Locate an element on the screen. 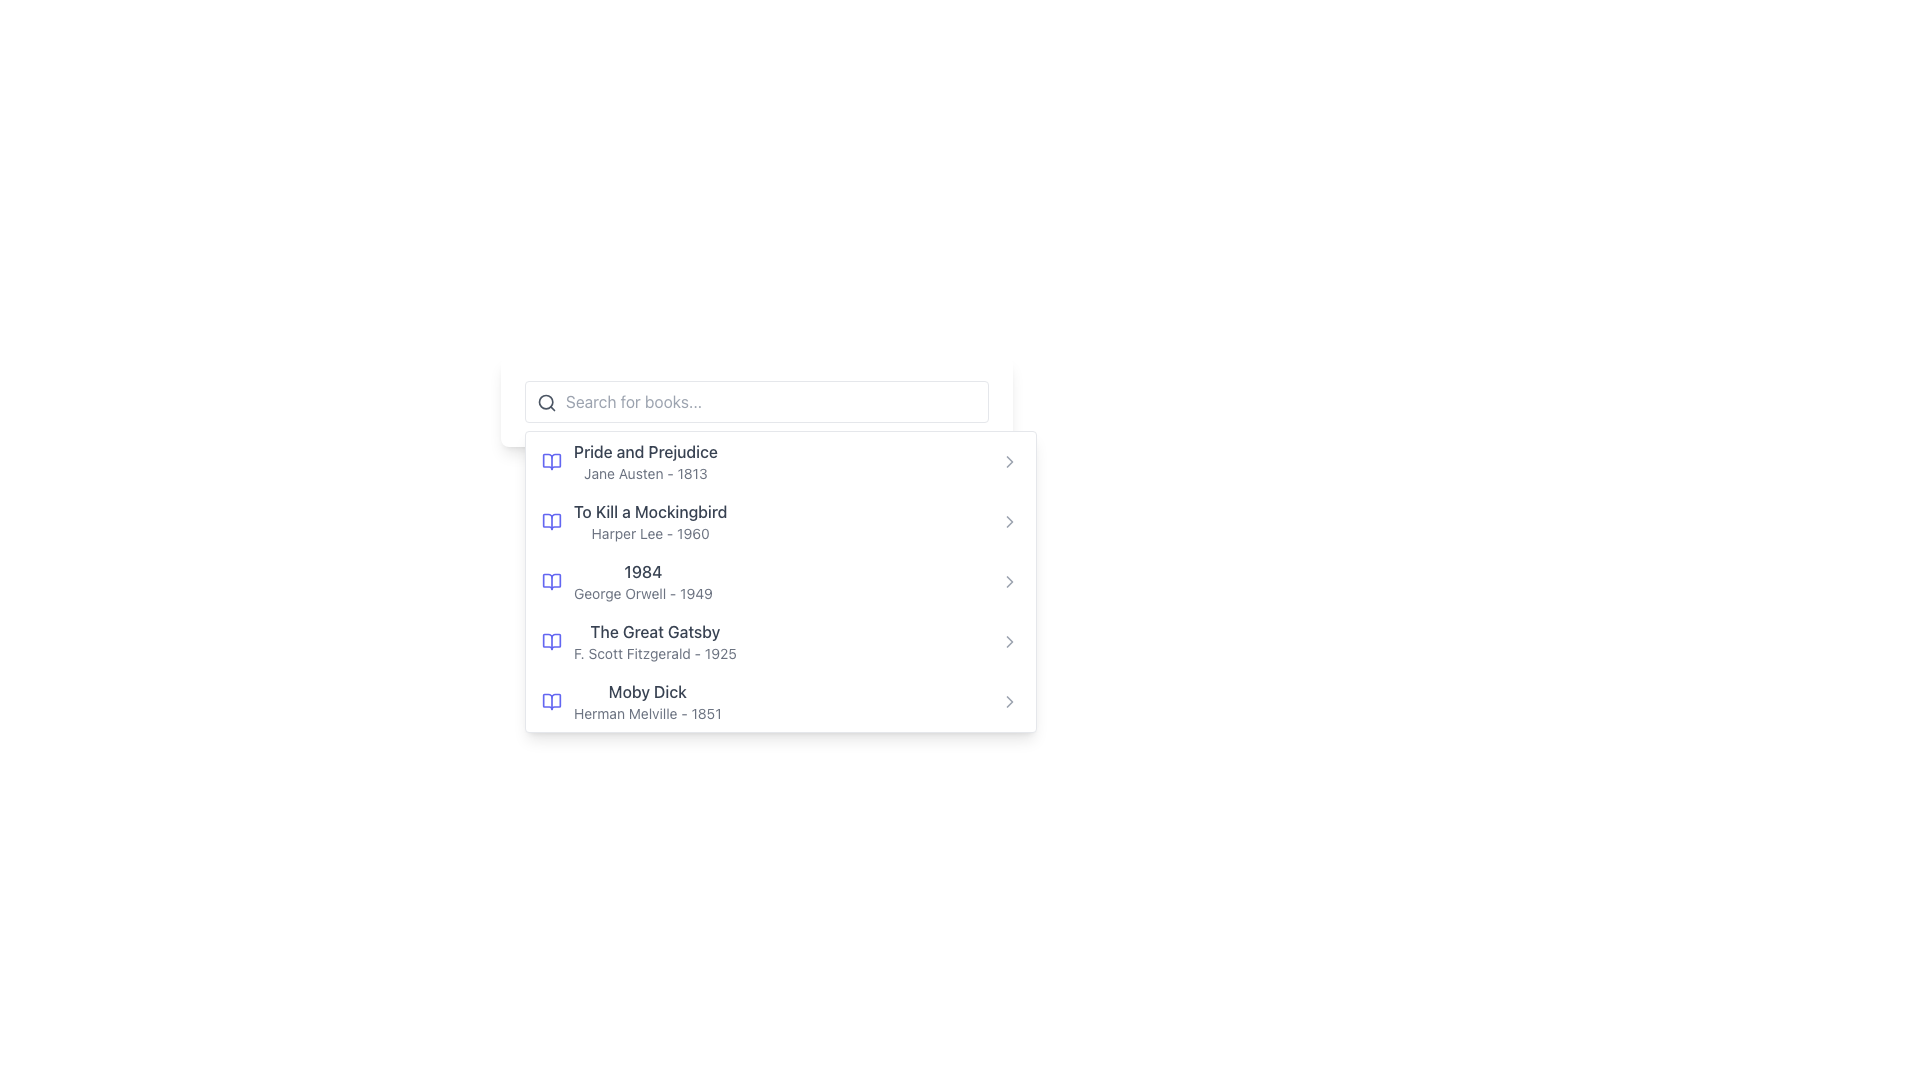  the right-facing chevron icon located at the far-right side of the row displaying 'Moby Dick' is located at coordinates (1009, 701).